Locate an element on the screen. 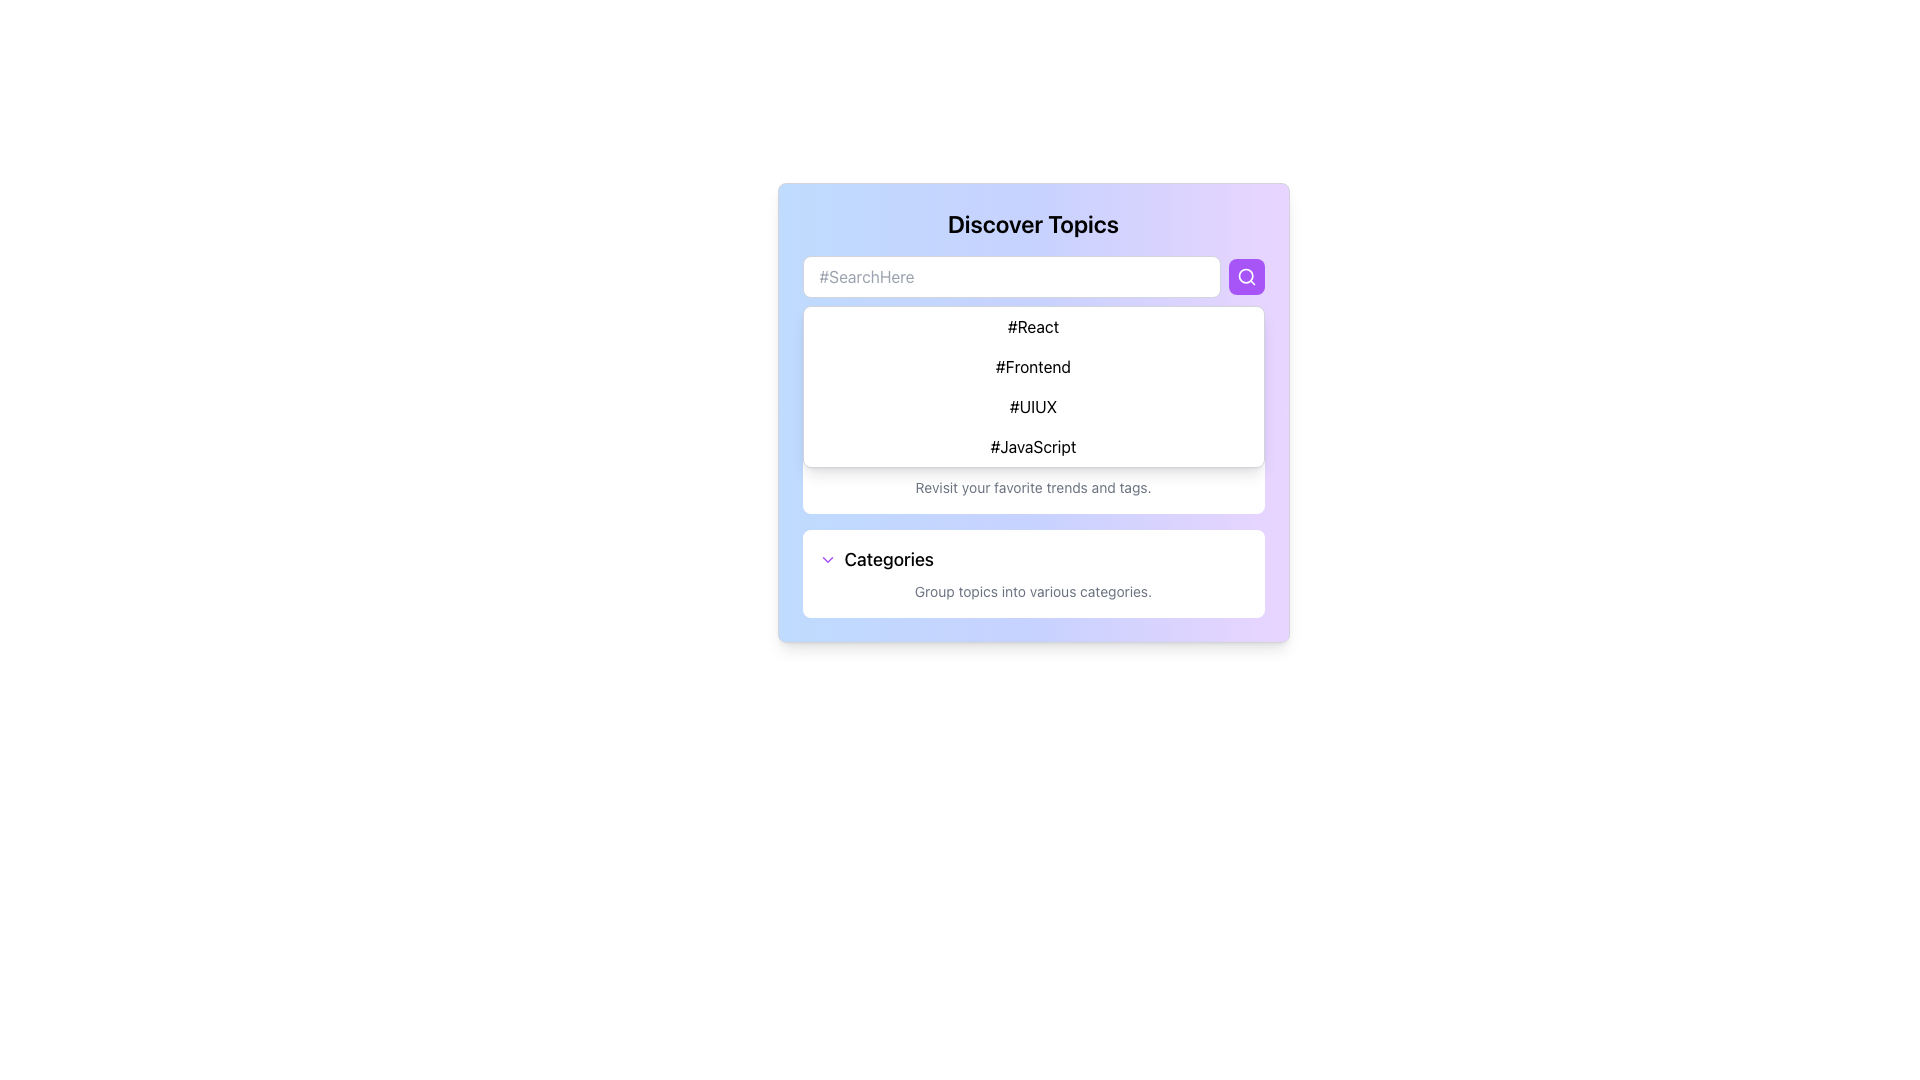 This screenshot has width=1920, height=1080. the first hashtag '#React' in the 'Discover Topics' interface is located at coordinates (1033, 326).